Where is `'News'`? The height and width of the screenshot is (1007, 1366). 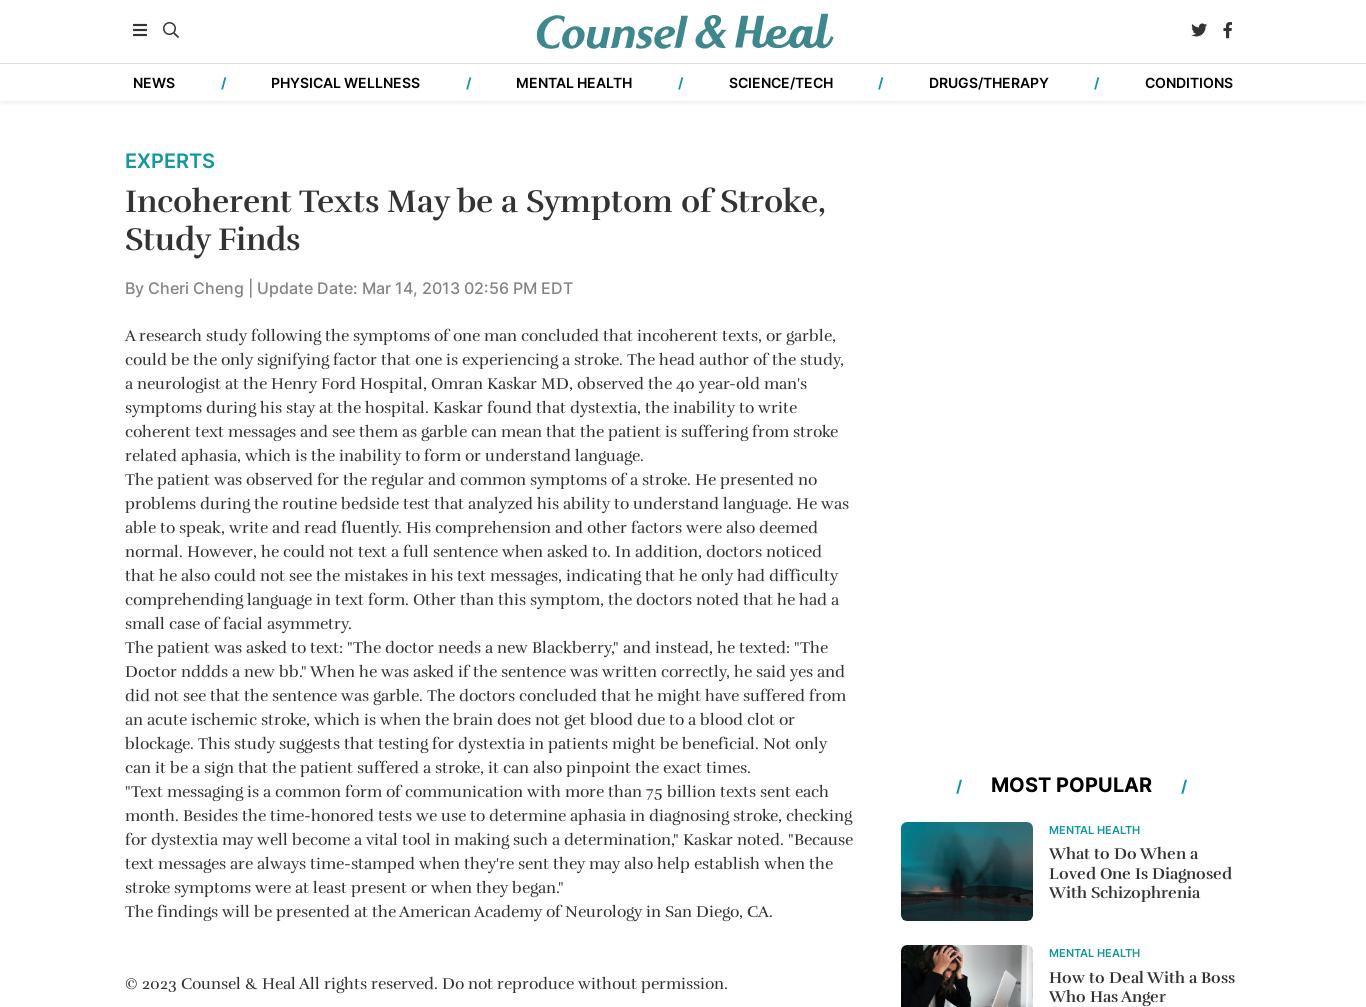 'News' is located at coordinates (445, 883).